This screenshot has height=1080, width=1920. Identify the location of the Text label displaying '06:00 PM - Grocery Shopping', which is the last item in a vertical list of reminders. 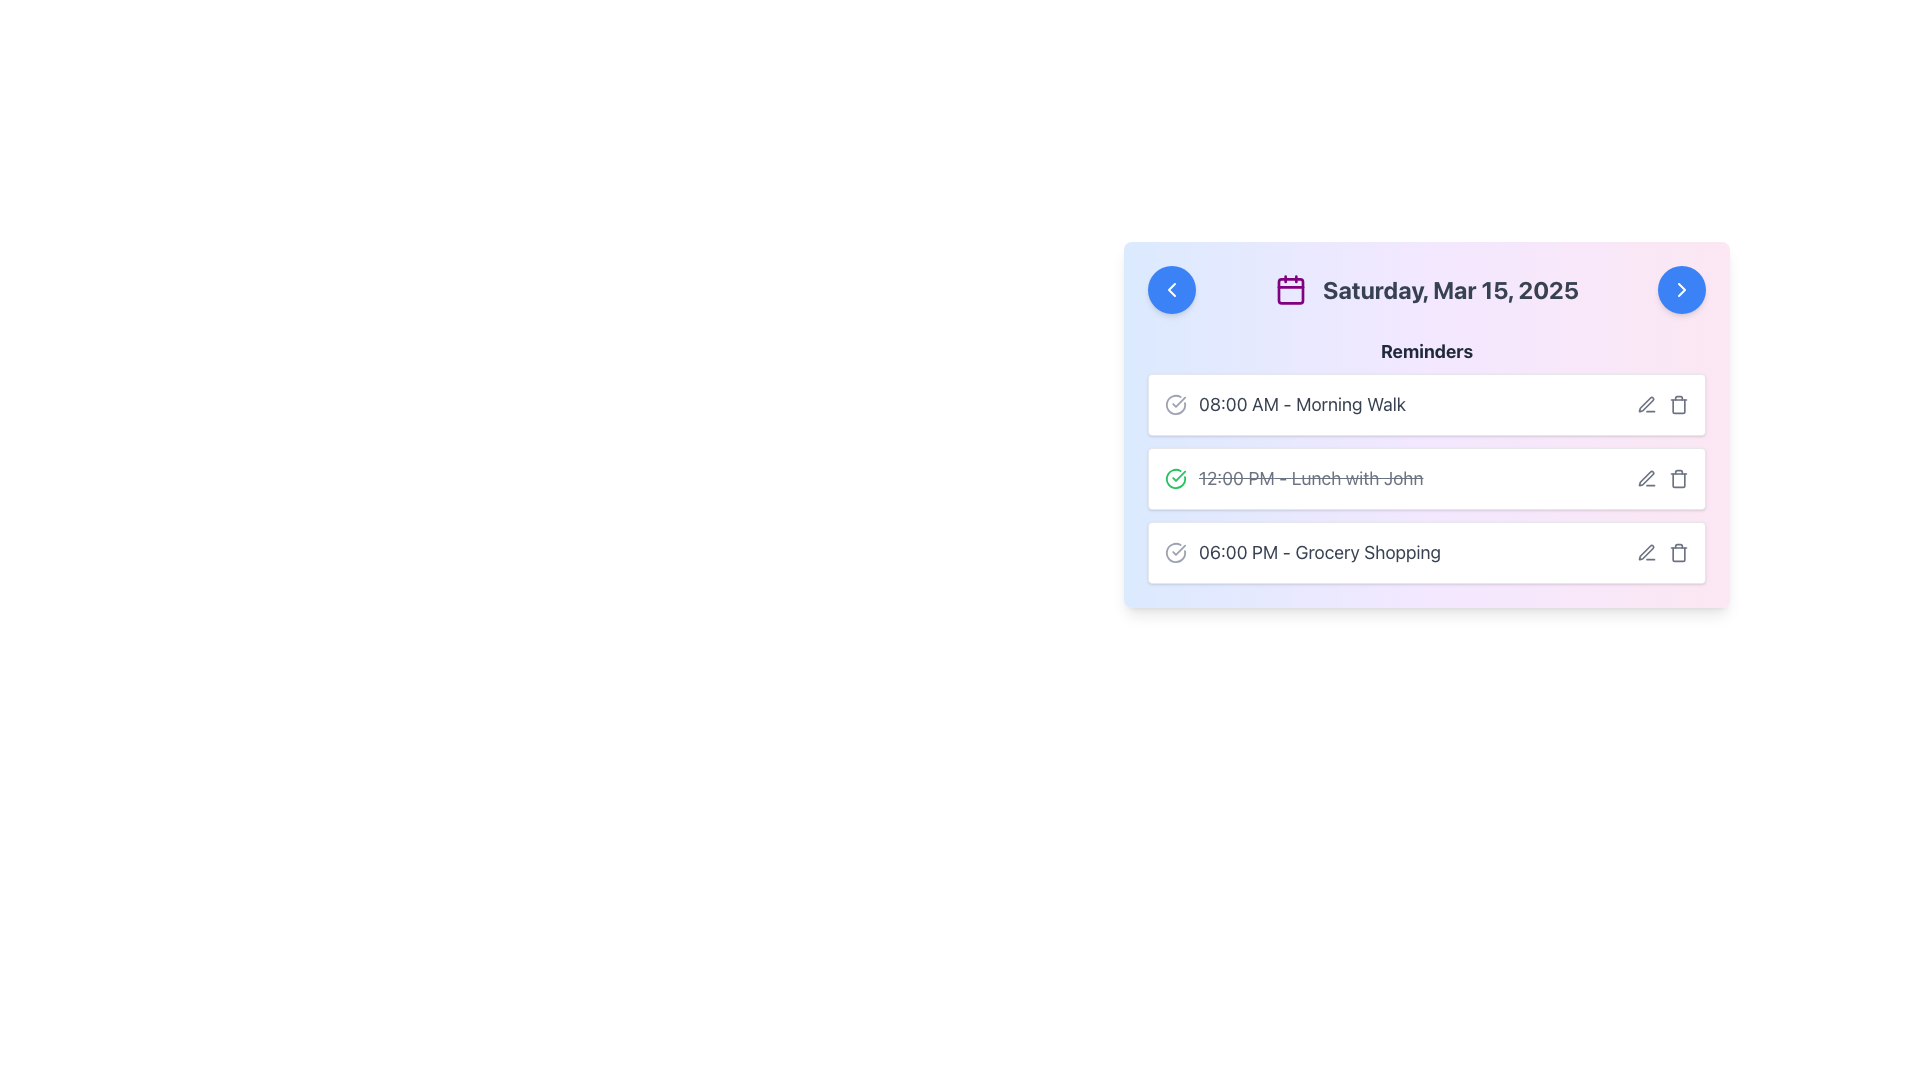
(1320, 552).